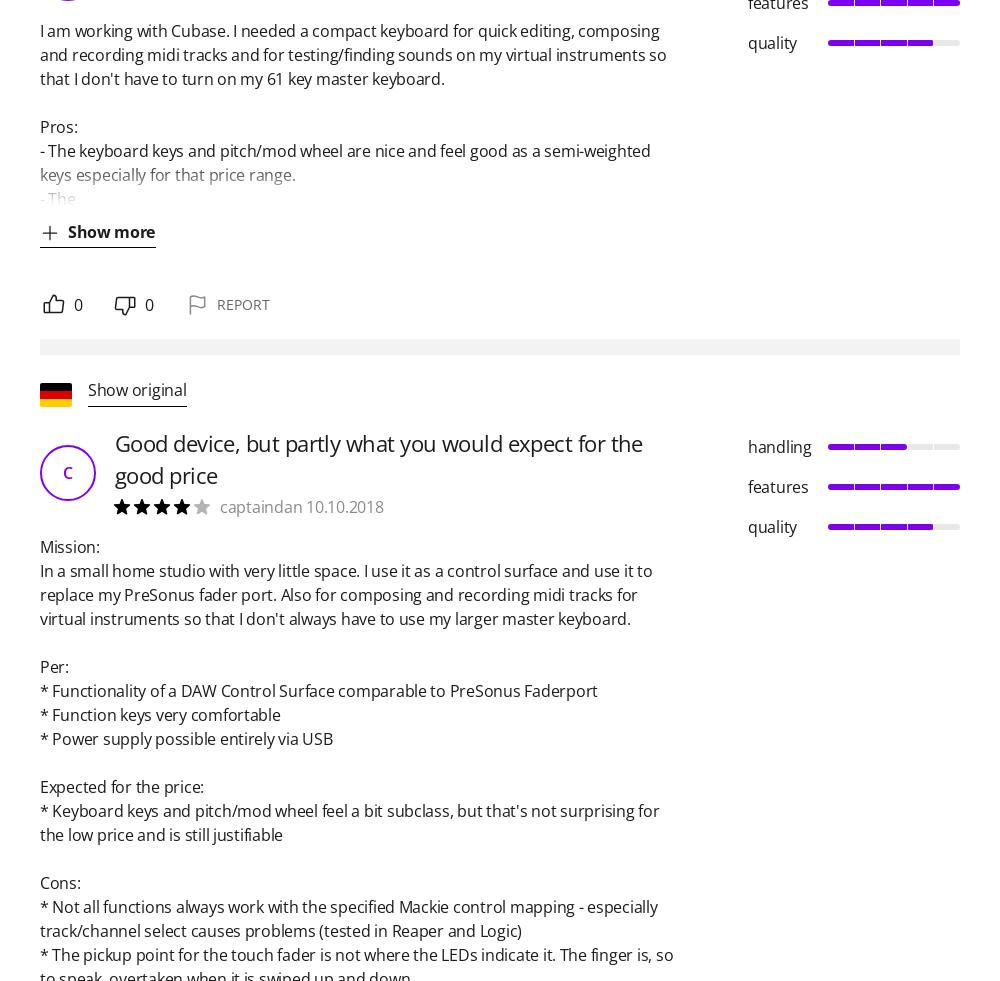 The width and height of the screenshot is (1000, 981). What do you see at coordinates (57, 198) in the screenshot?
I see `'- The'` at bounding box center [57, 198].